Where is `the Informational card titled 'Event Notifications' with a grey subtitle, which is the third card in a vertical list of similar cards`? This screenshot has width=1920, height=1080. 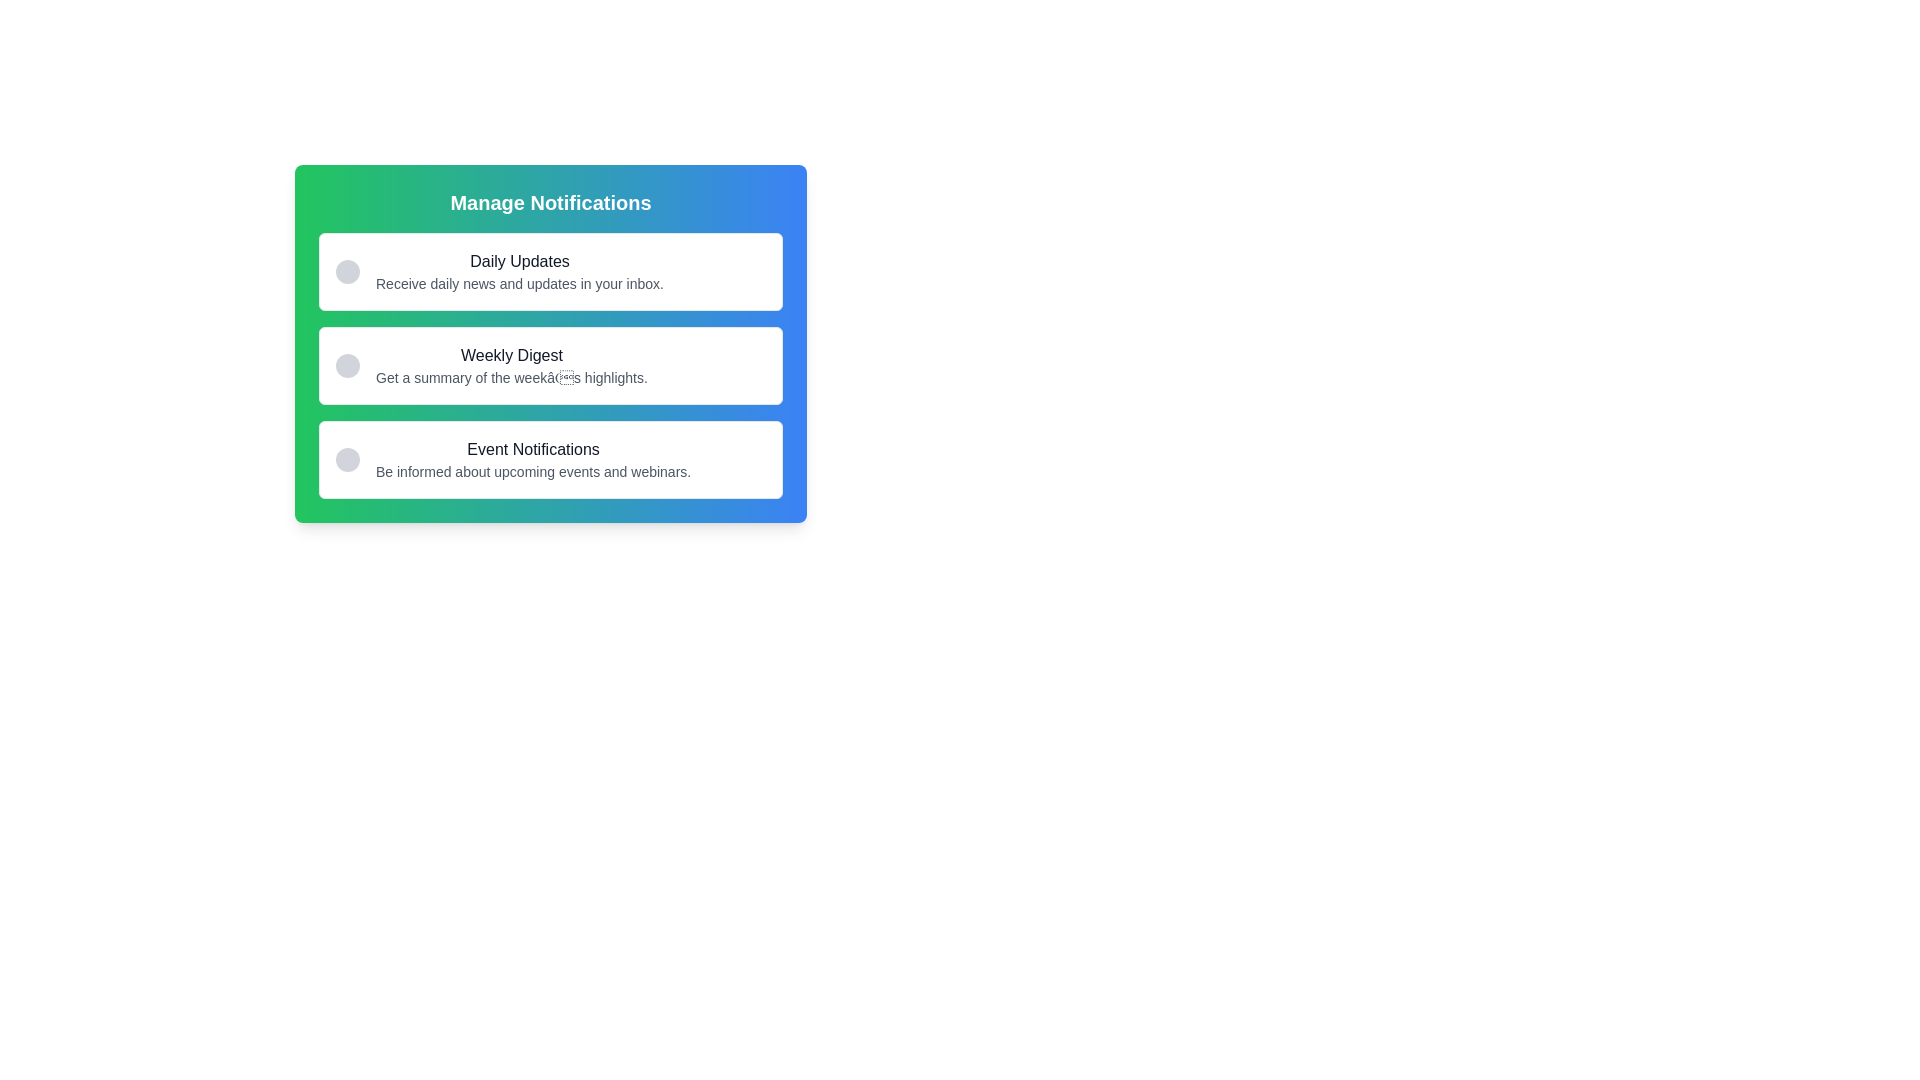 the Informational card titled 'Event Notifications' with a grey subtitle, which is the third card in a vertical list of similar cards is located at coordinates (551, 459).